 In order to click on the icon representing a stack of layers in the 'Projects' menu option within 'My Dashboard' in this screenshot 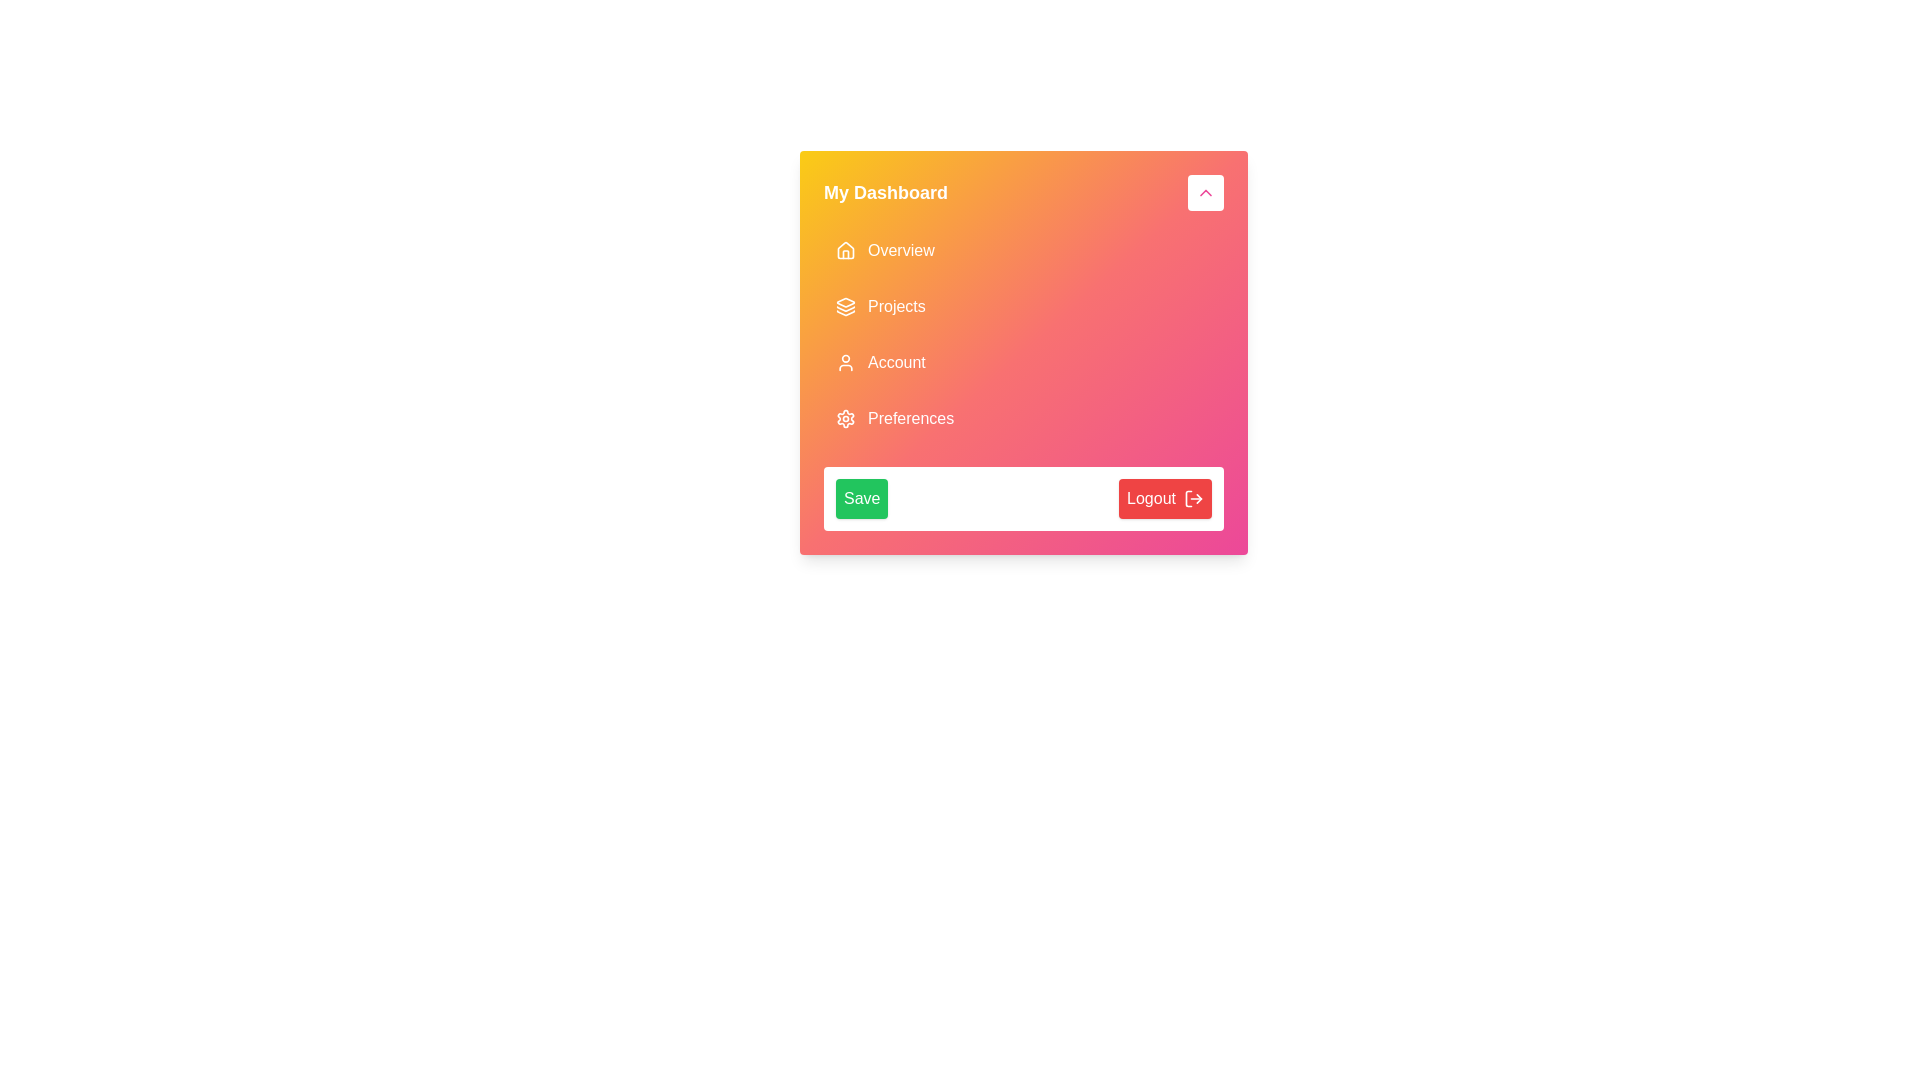, I will do `click(845, 307)`.